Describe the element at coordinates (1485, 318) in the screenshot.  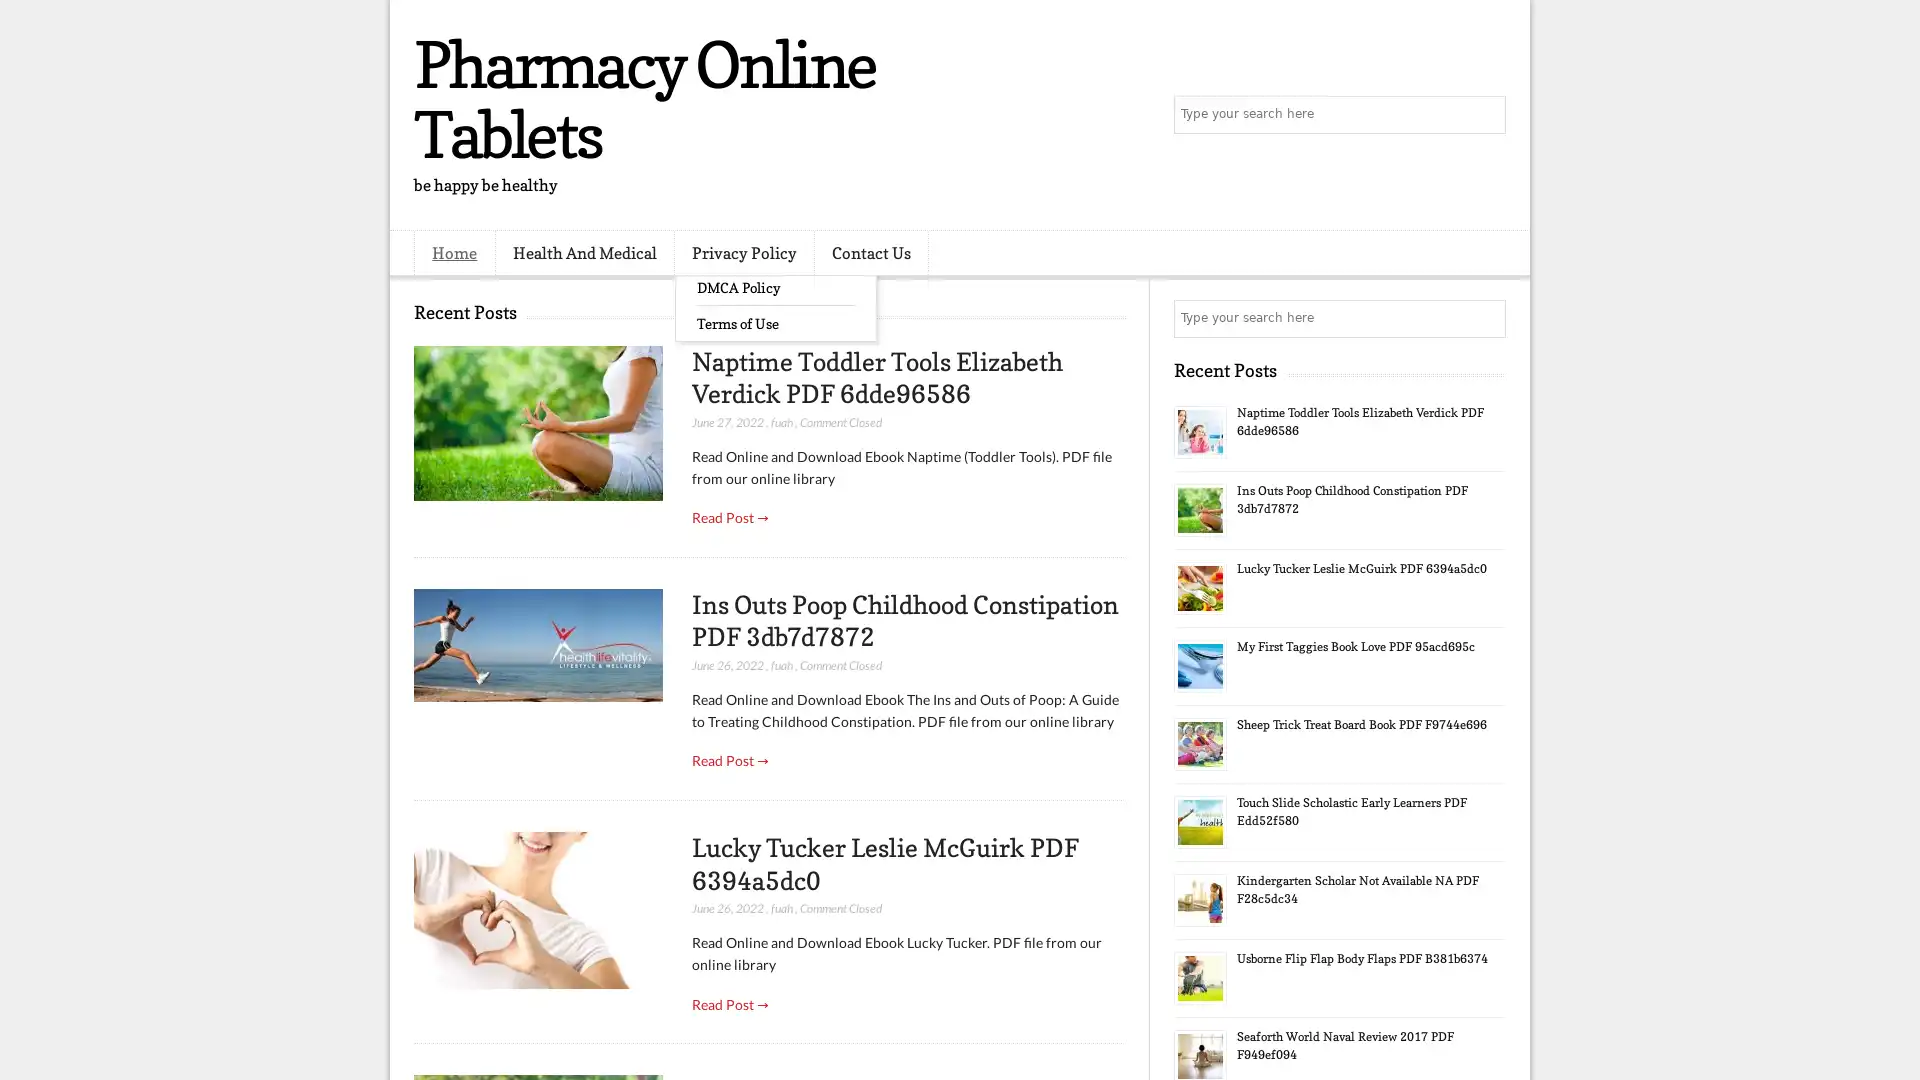
I see `Search` at that location.